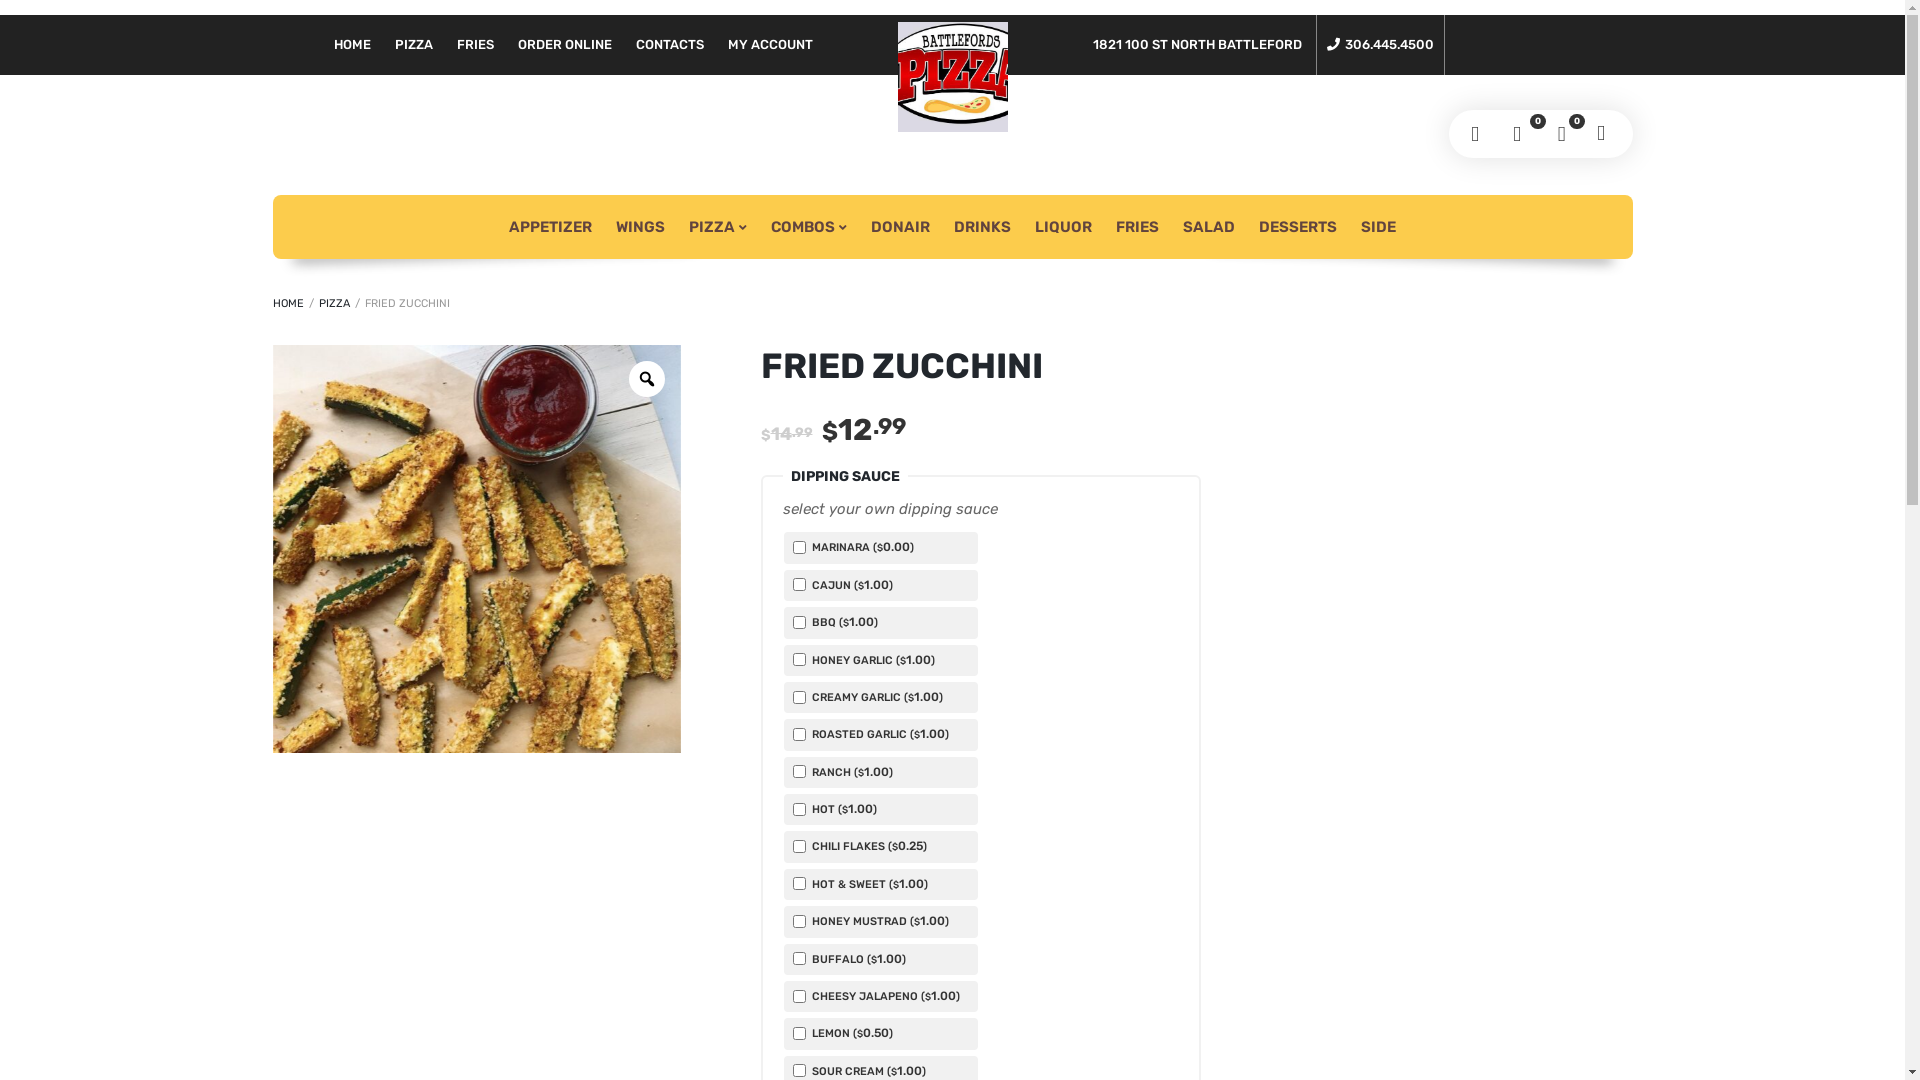 The width and height of the screenshot is (1920, 1080). I want to click on 'APPETIZER', so click(550, 226).